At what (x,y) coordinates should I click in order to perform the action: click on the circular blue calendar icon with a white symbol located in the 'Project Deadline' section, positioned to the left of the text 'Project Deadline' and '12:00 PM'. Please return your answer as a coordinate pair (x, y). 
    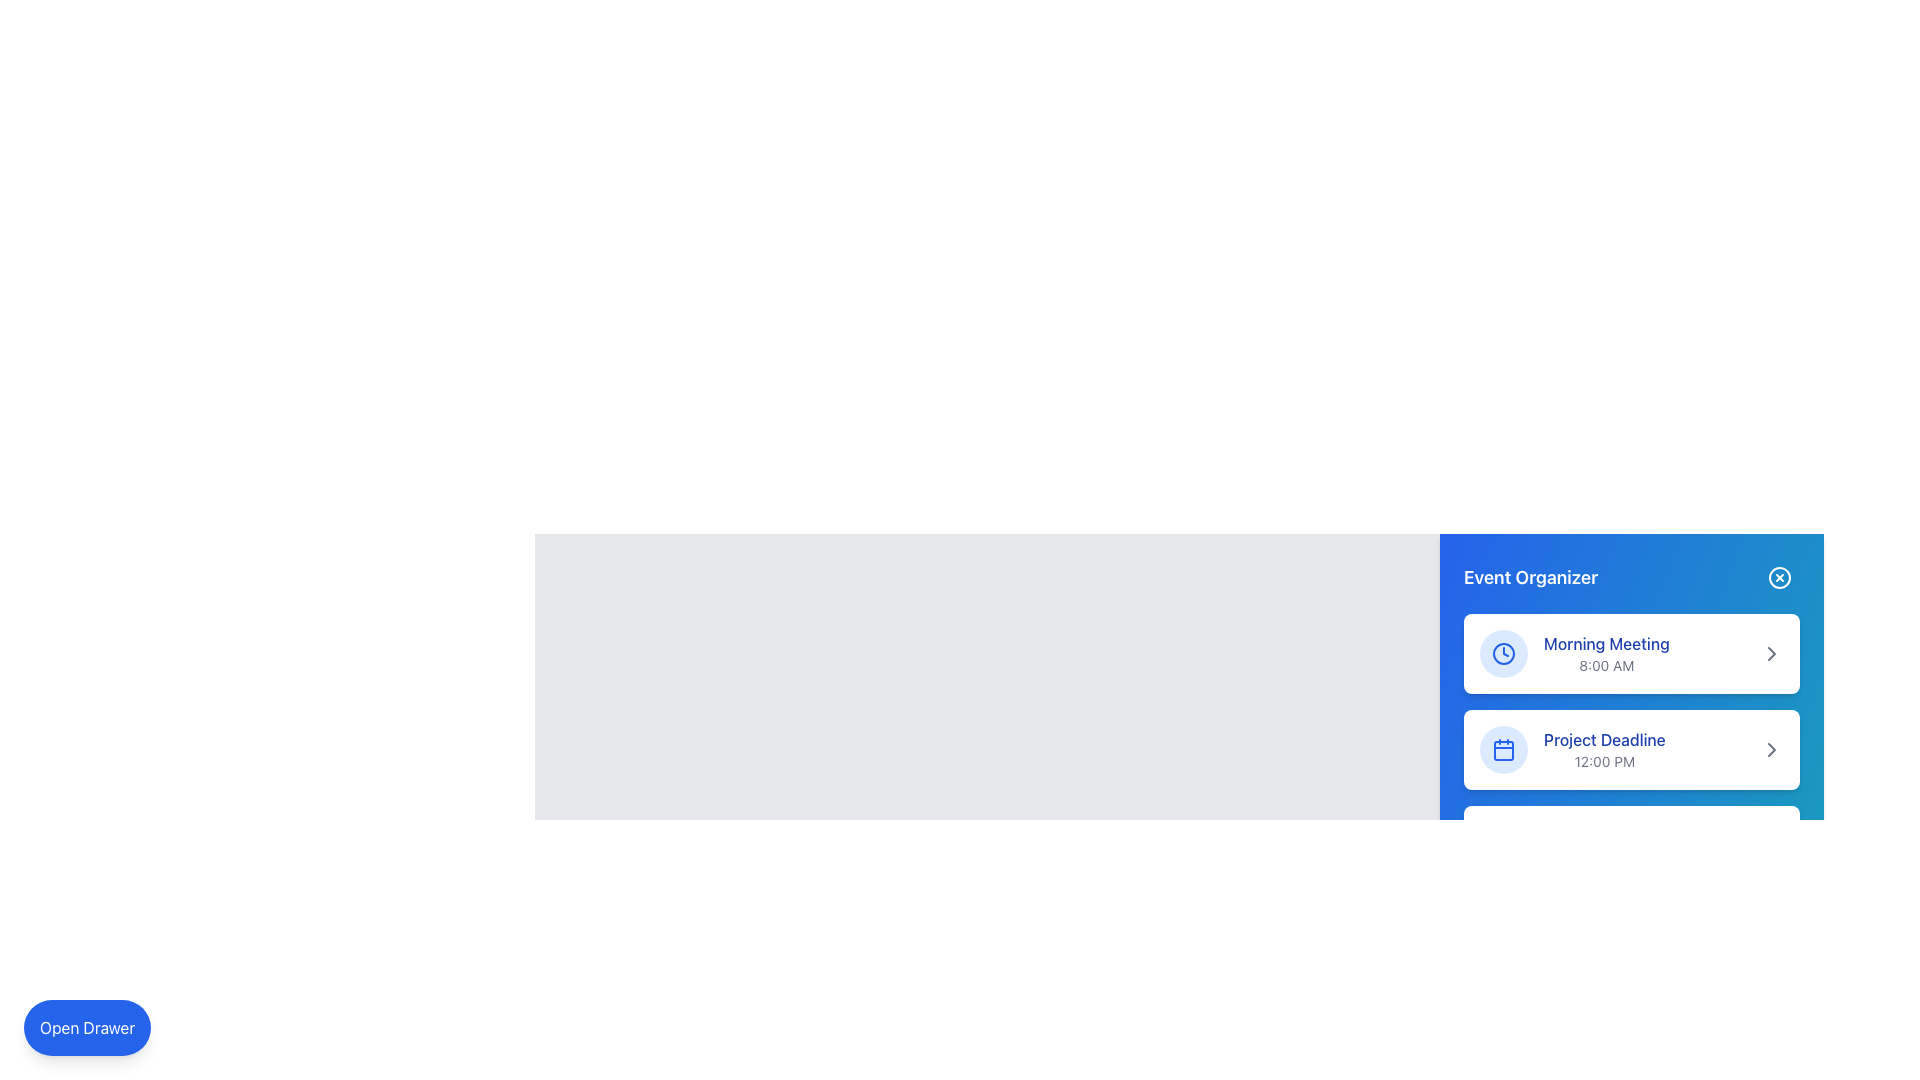
    Looking at the image, I should click on (1503, 749).